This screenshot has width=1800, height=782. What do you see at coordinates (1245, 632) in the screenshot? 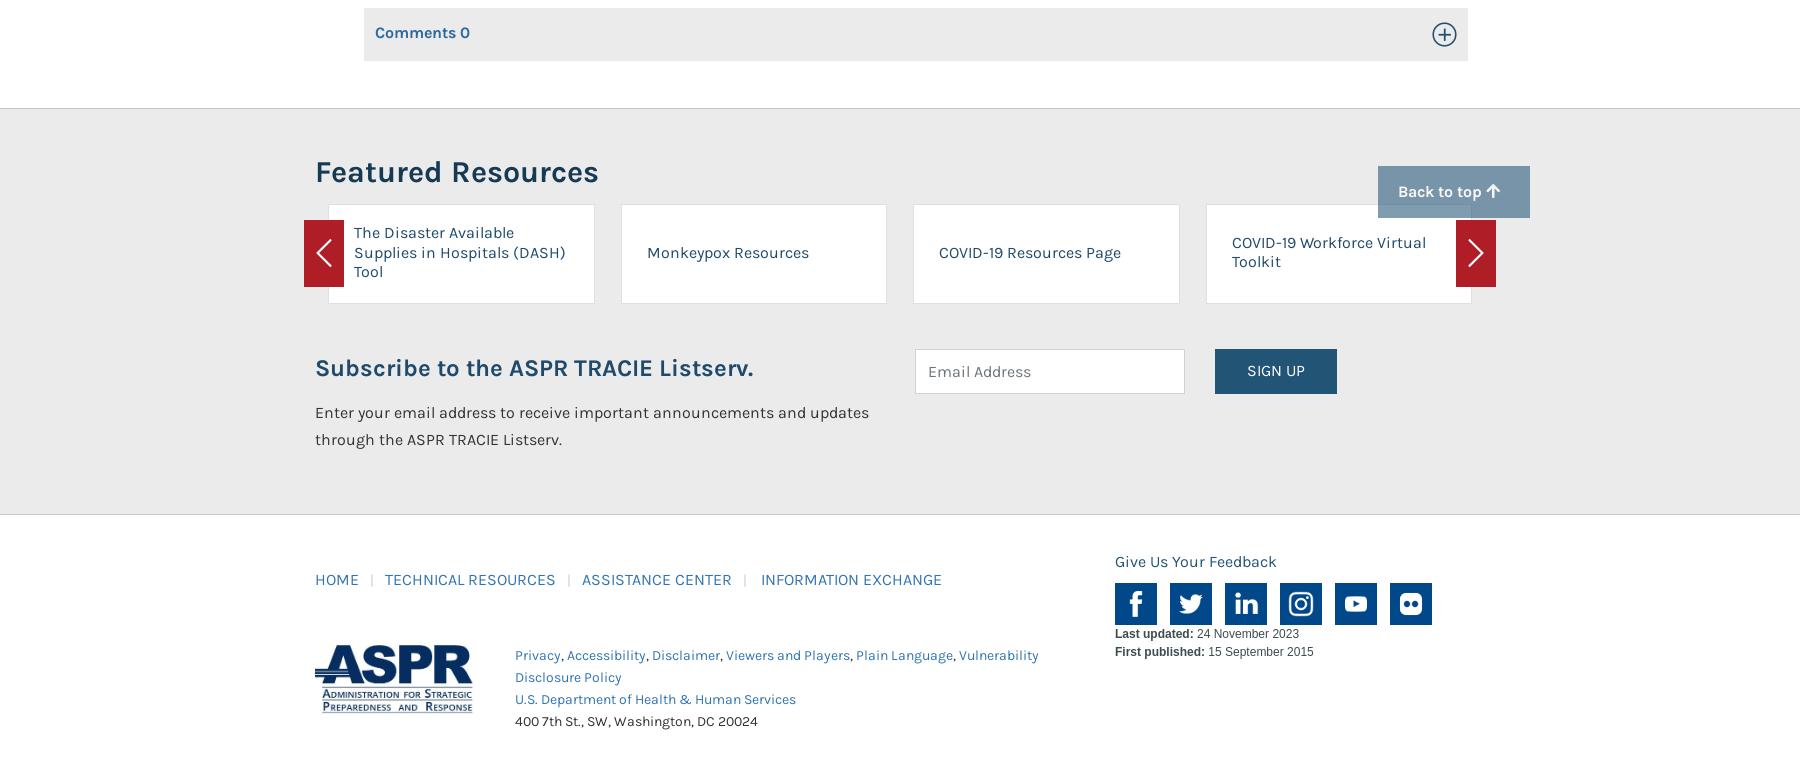
I see `'24 November 2023'` at bounding box center [1245, 632].